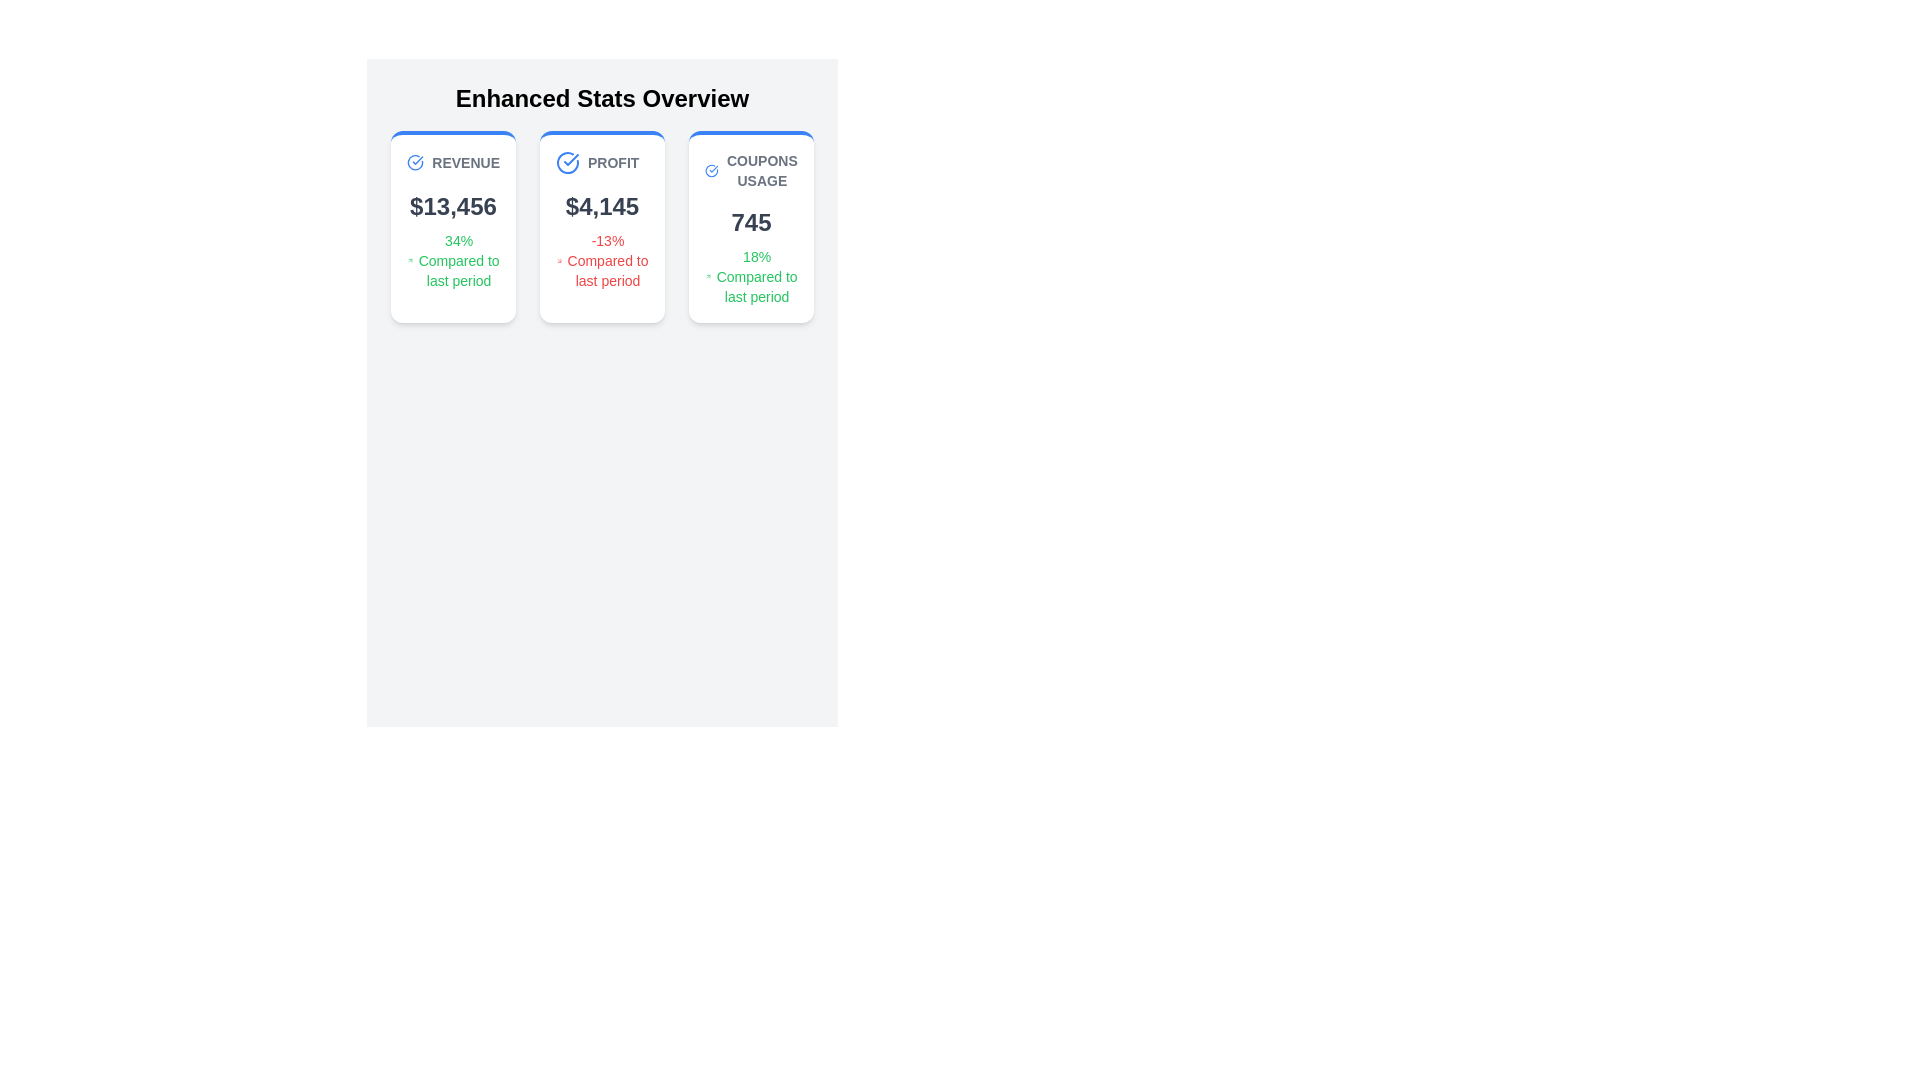  I want to click on the textual indicator in green font that displays '18% Compared to last period', located within the 'COUPONS USAGE' card, beneath the numeric value '745', so click(756, 277).